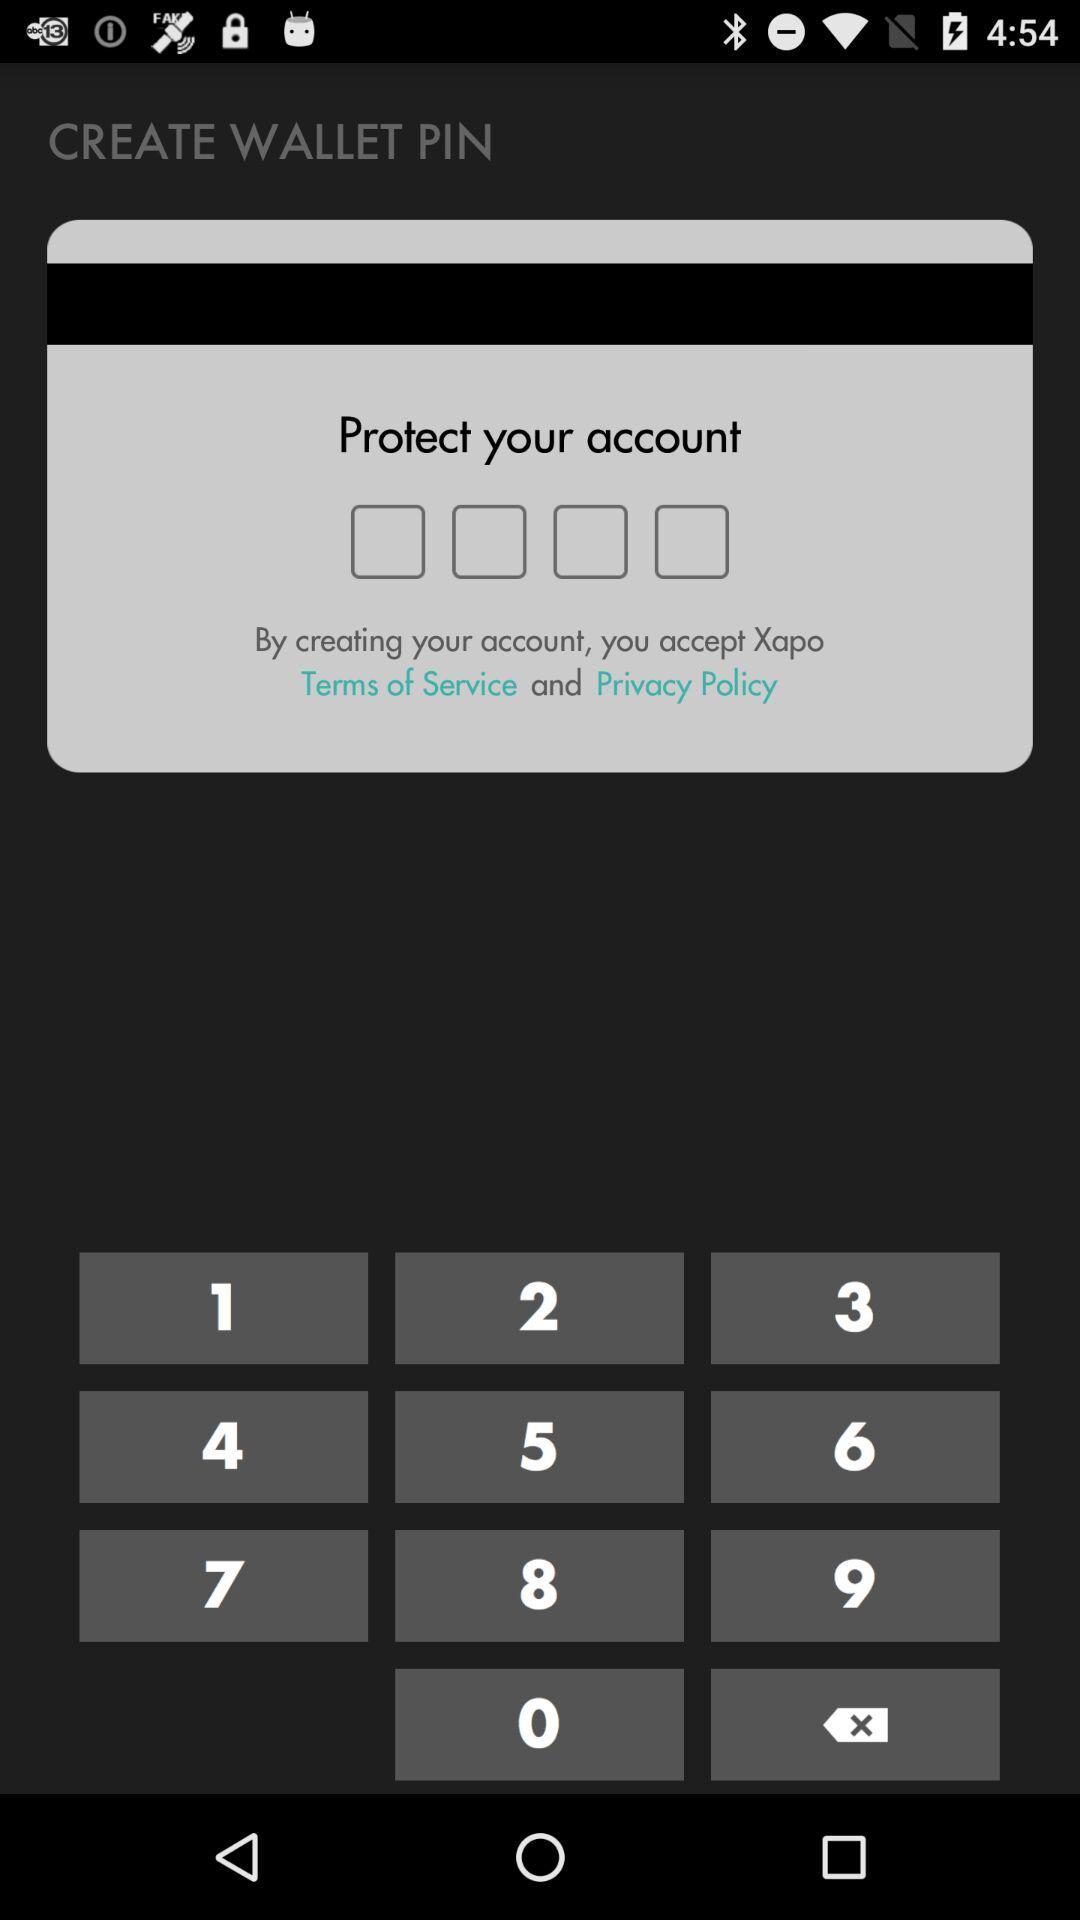  I want to click on the terms of service, so click(408, 683).